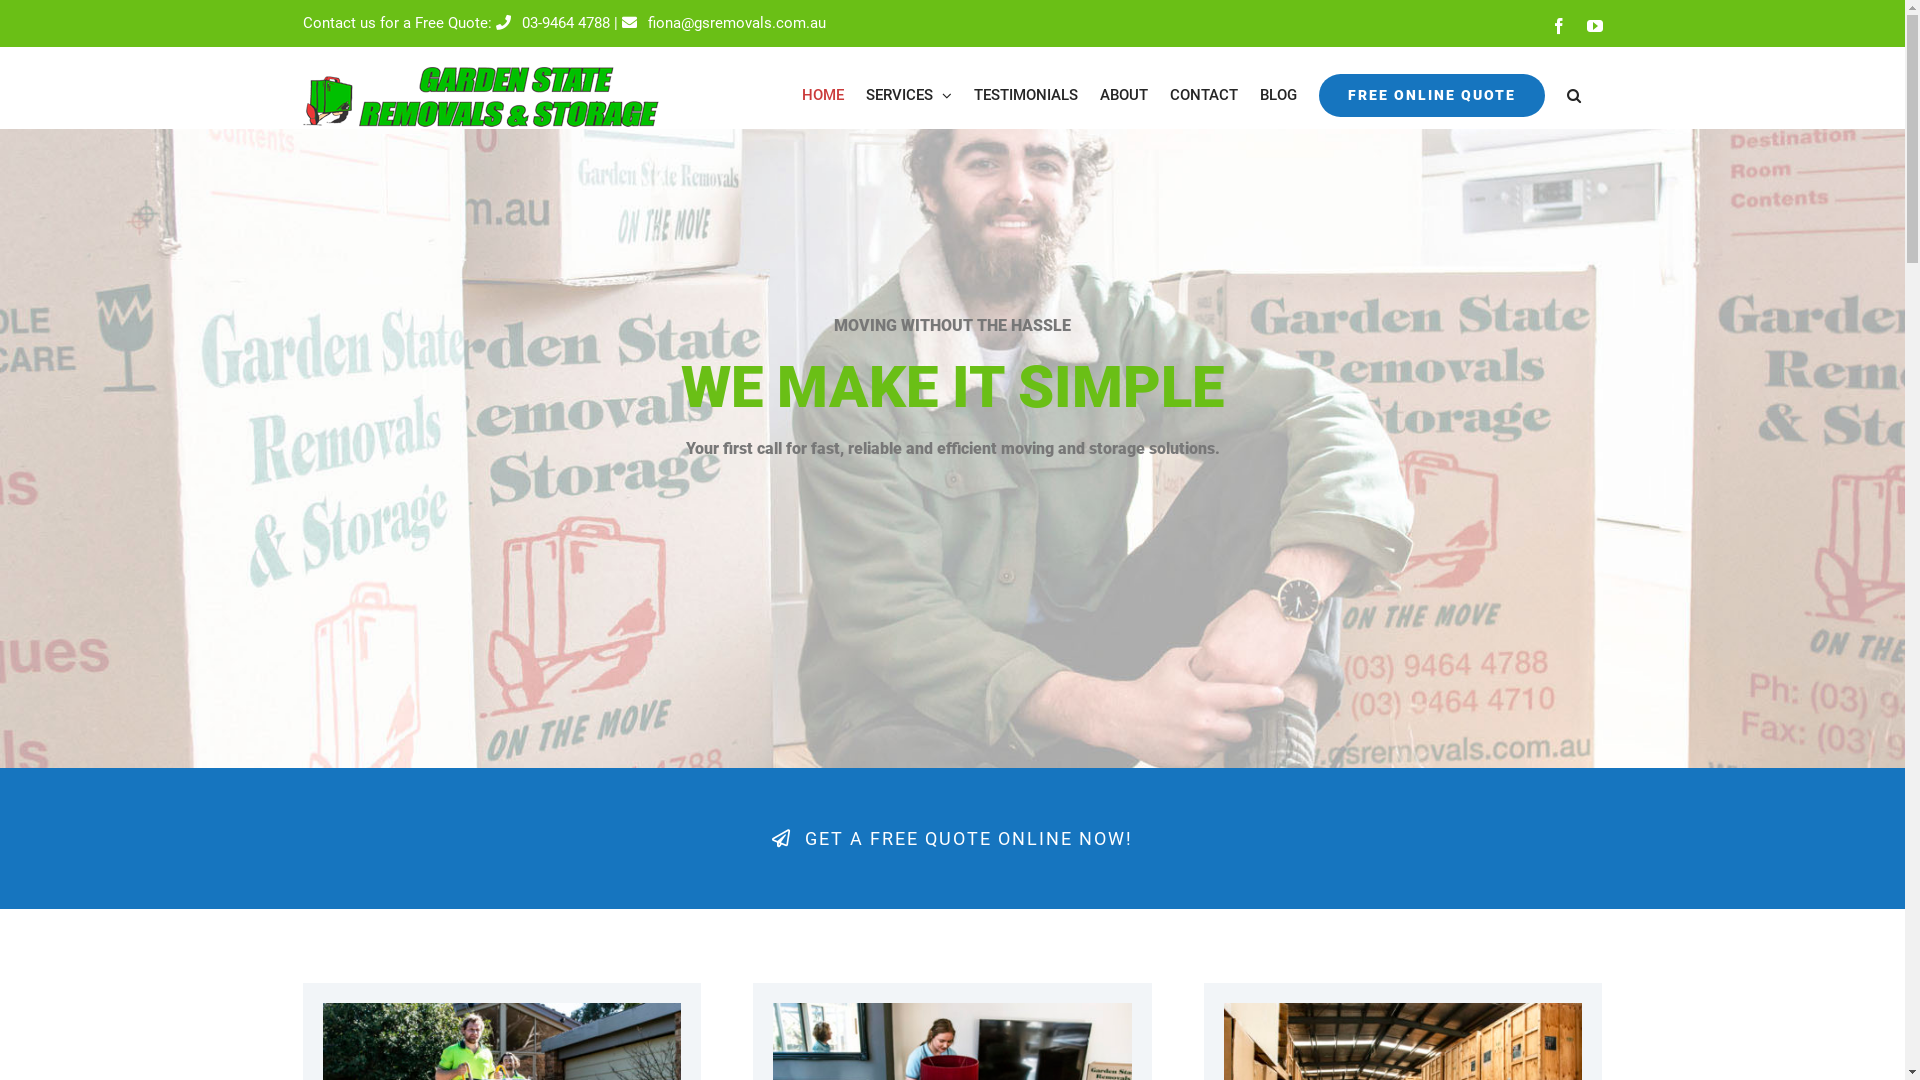 The width and height of the screenshot is (1920, 1080). I want to click on '03-9464 4788', so click(552, 23).